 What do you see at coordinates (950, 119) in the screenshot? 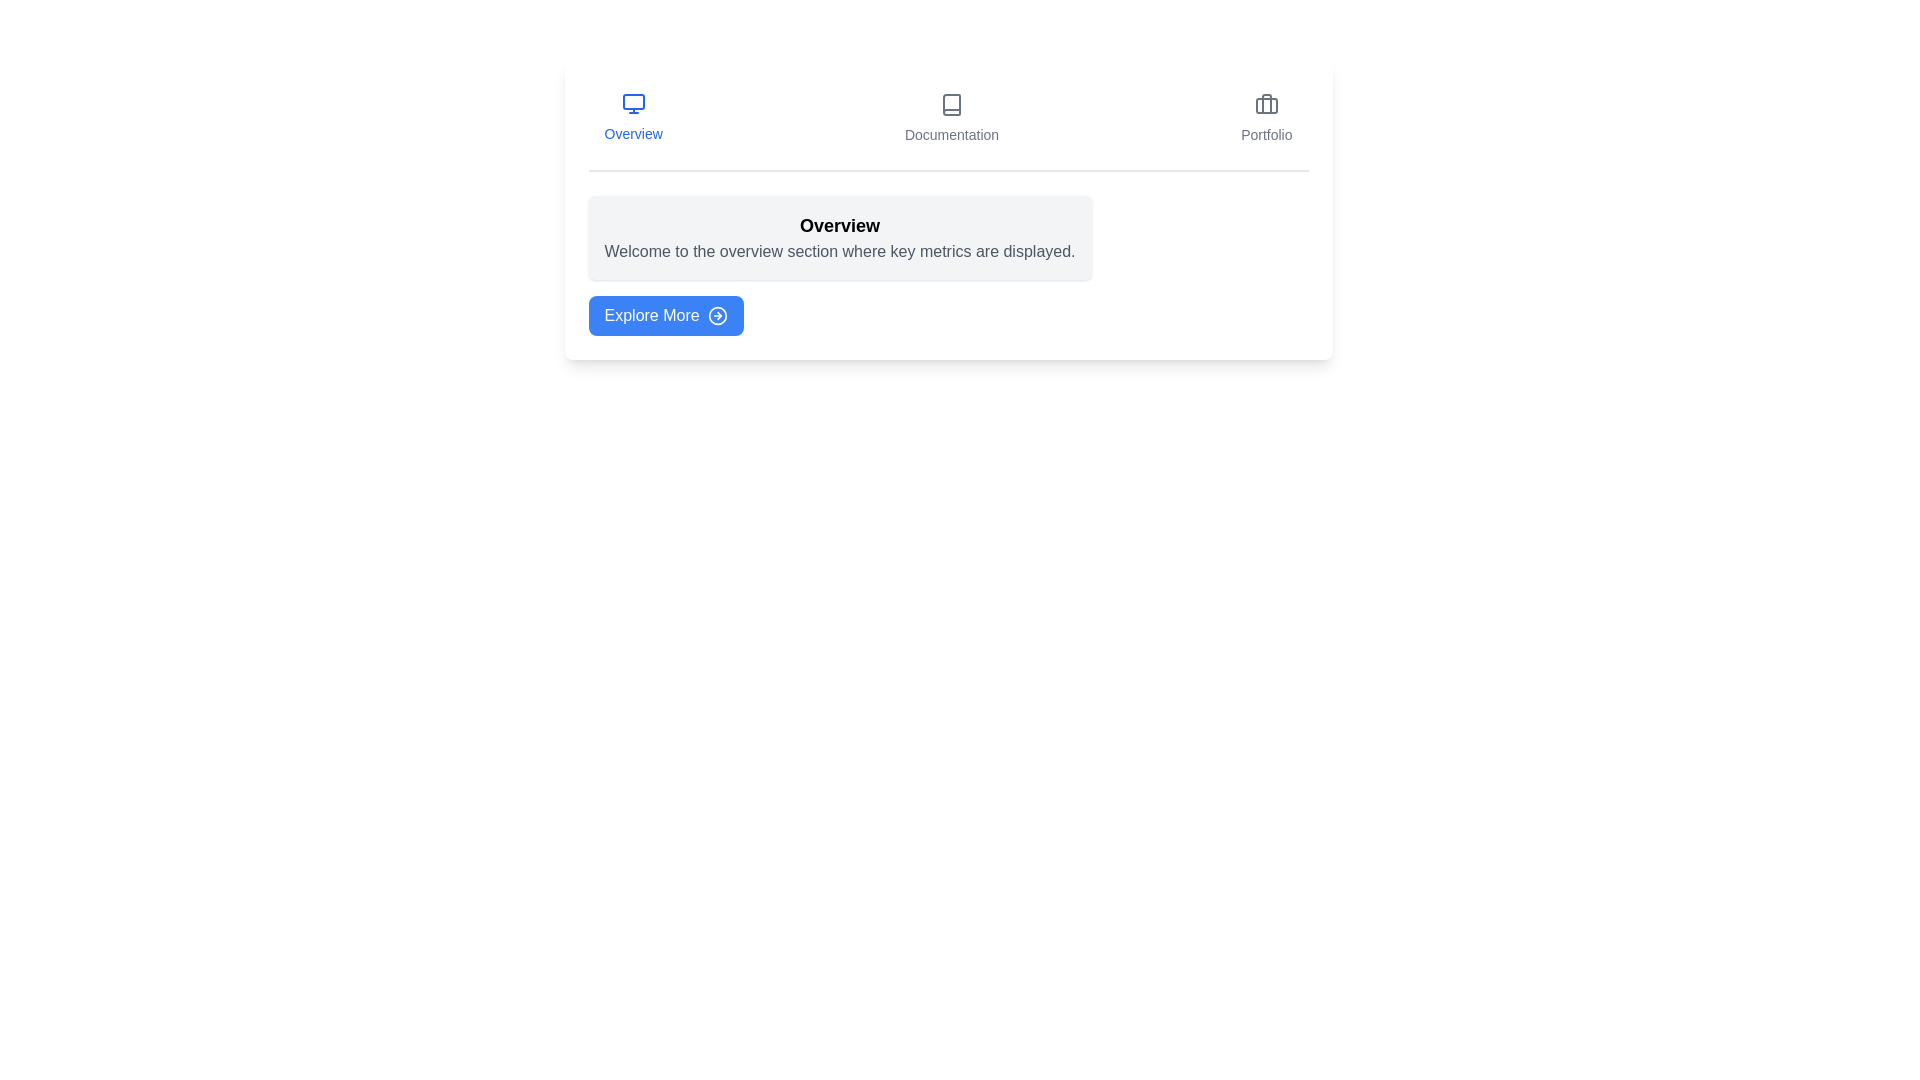
I see `the tab labeled Documentation to preview its interactive effect` at bounding box center [950, 119].